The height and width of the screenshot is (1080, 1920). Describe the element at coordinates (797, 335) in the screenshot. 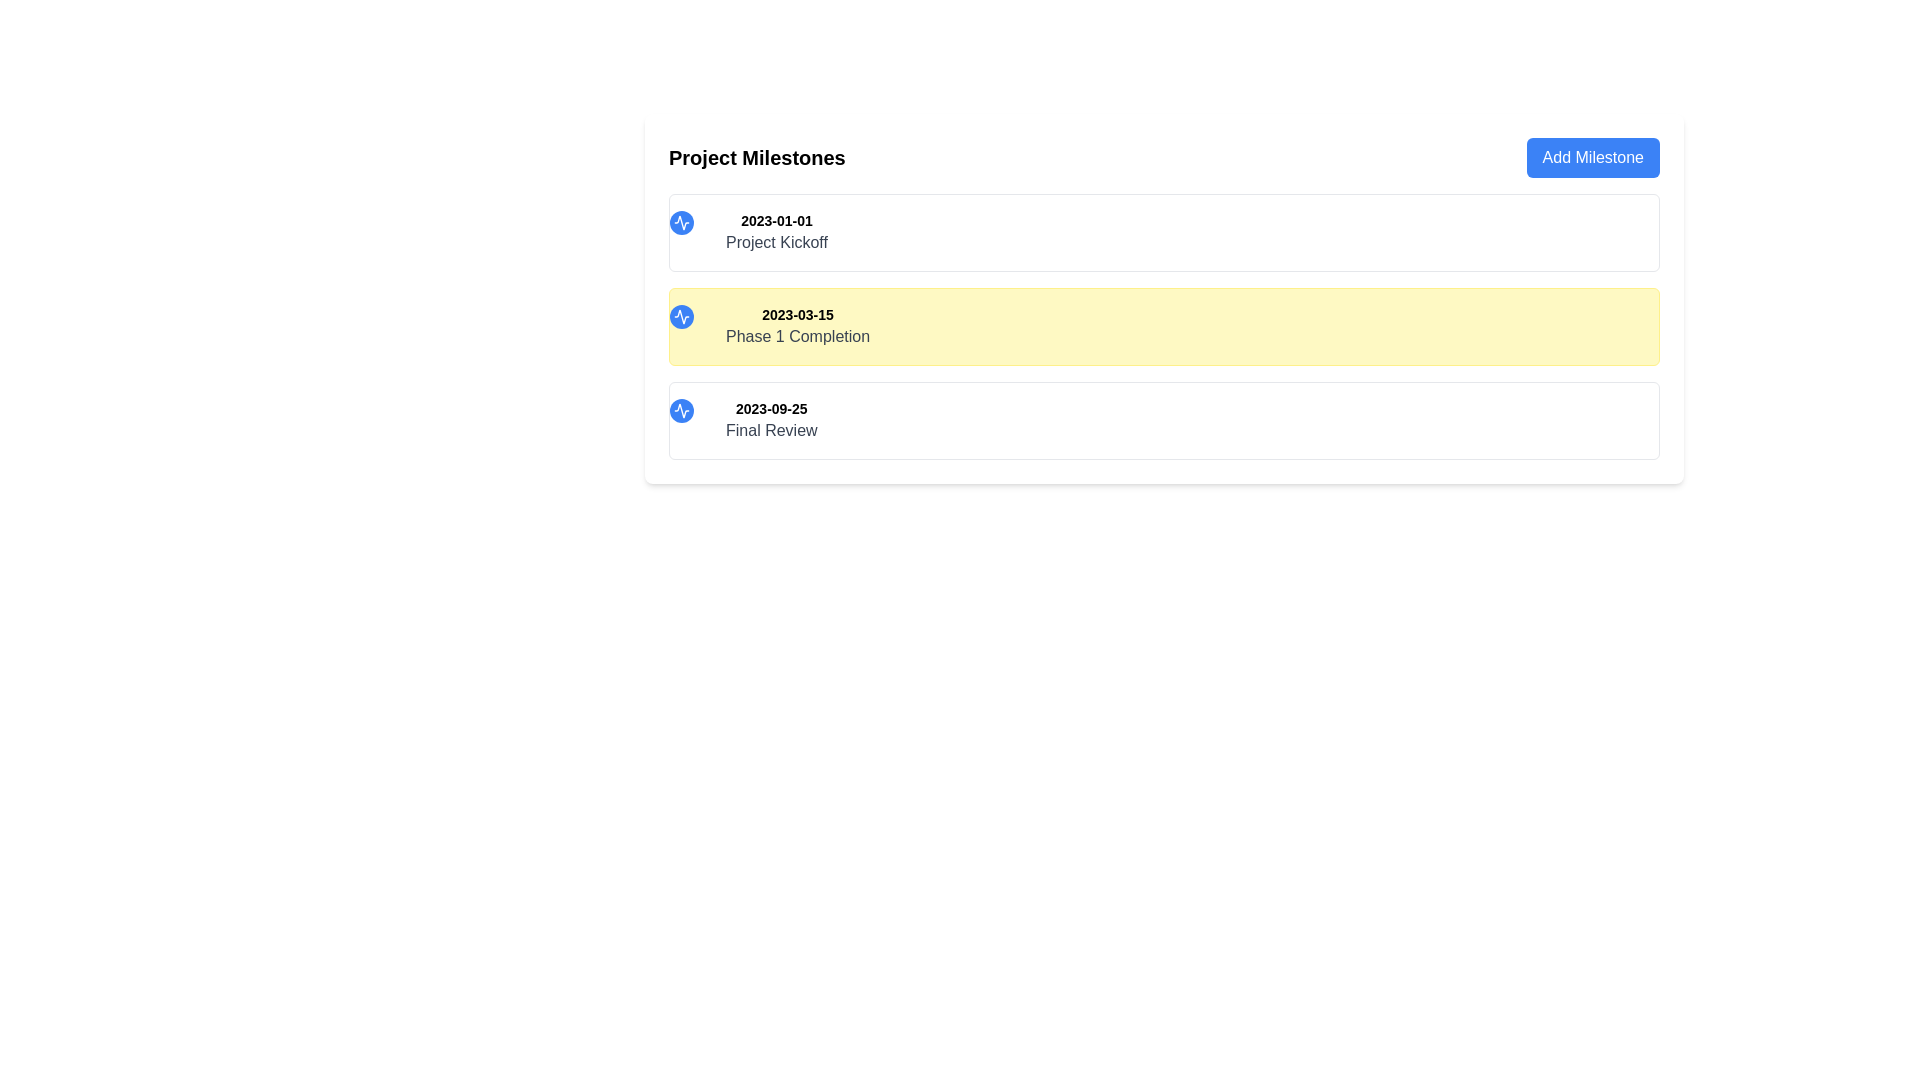

I see `the text label displaying 'Phase 1 Completion', which is styled with a gray font color and located within a highlighted yellow background box, positioned below the date label '2023-03-15' in the 'Project Milestones' section` at that location.